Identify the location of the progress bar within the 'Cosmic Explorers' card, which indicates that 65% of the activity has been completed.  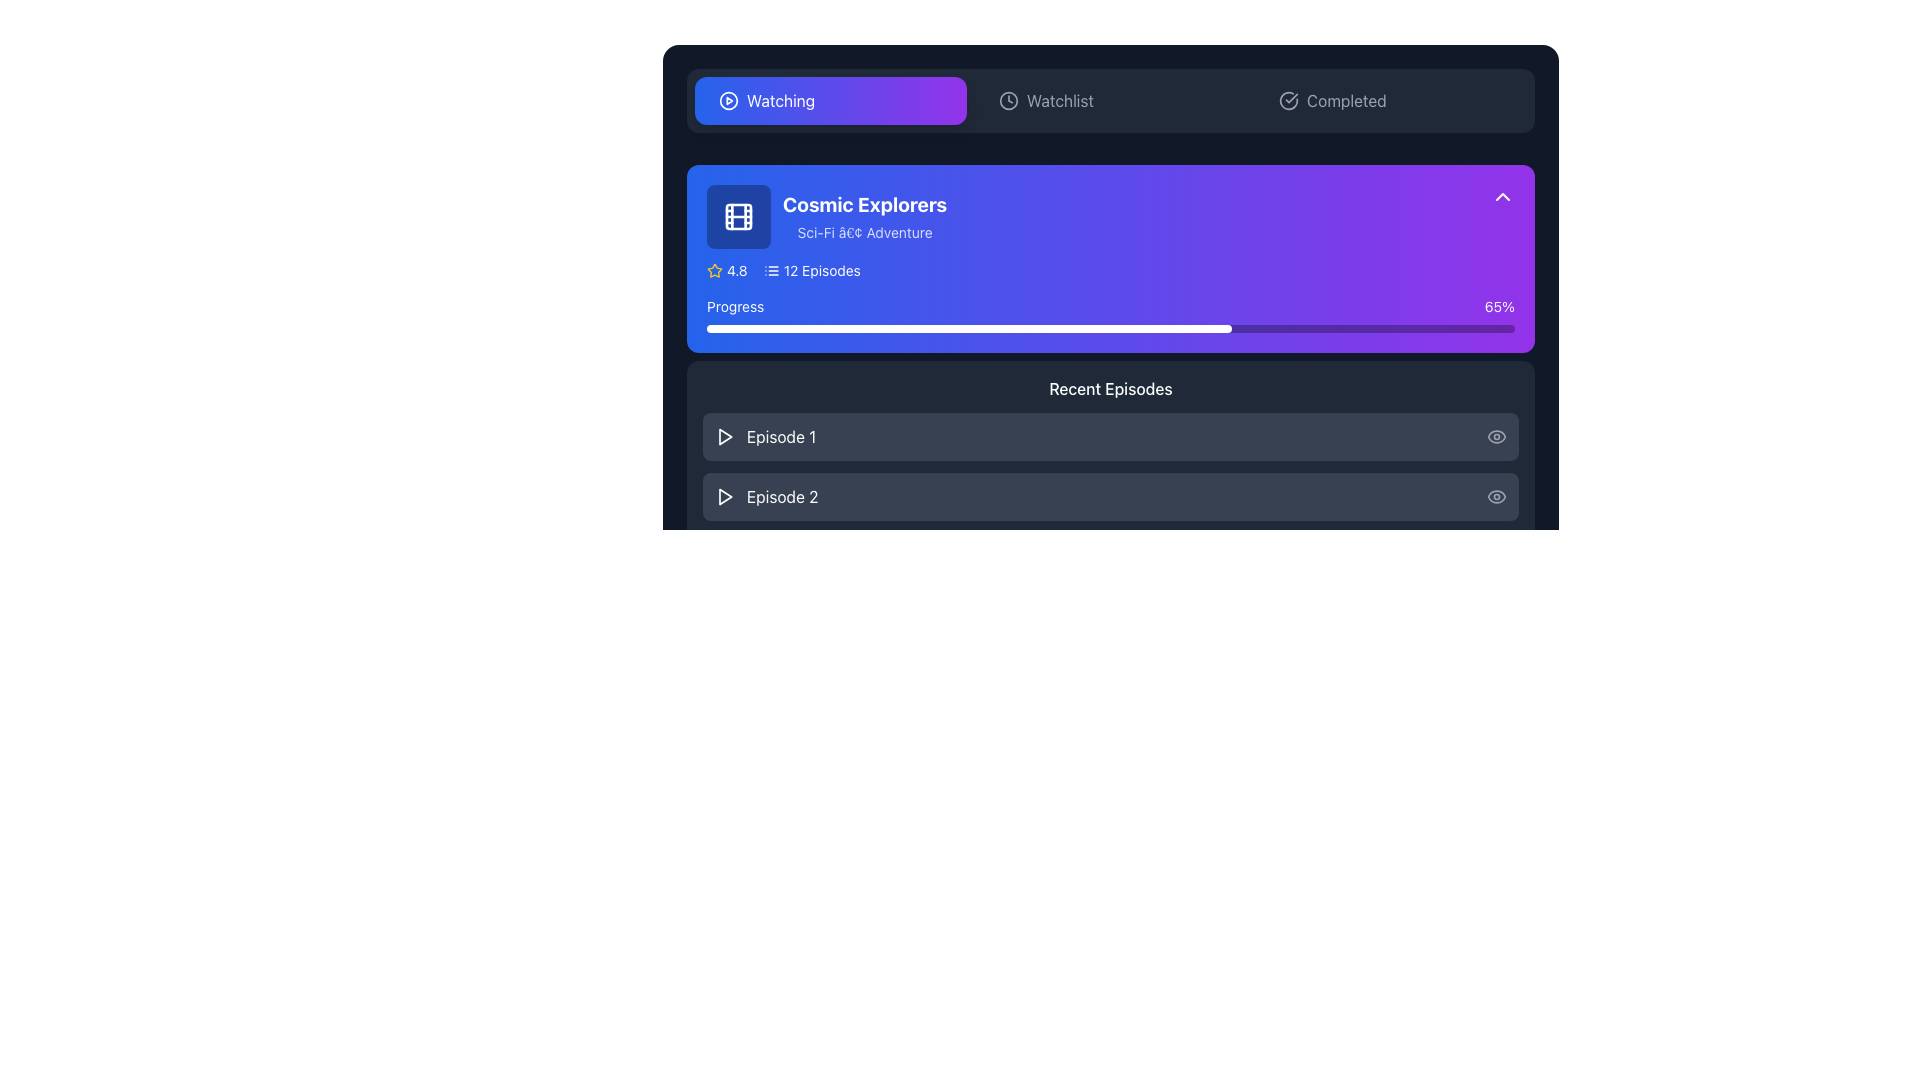
(1109, 315).